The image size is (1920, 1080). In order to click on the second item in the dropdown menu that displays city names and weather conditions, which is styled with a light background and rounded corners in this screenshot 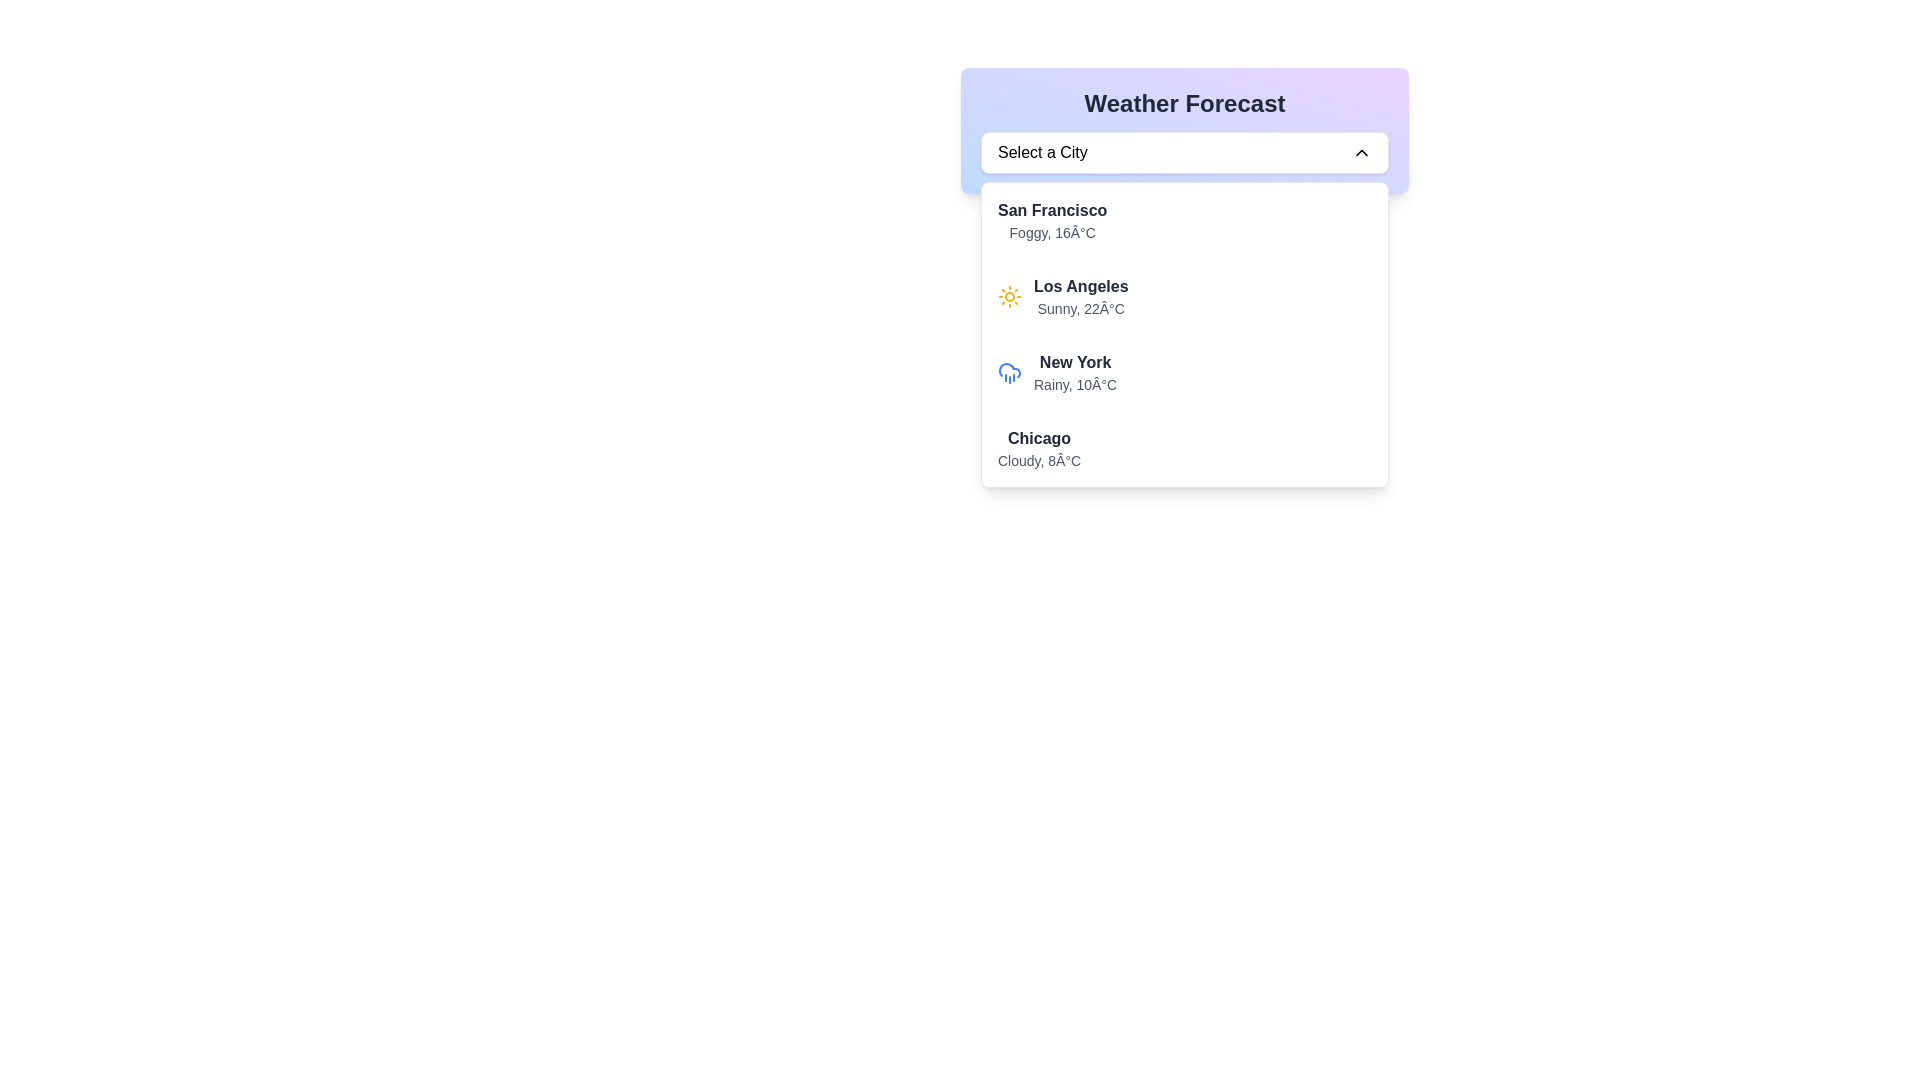, I will do `click(1185, 334)`.